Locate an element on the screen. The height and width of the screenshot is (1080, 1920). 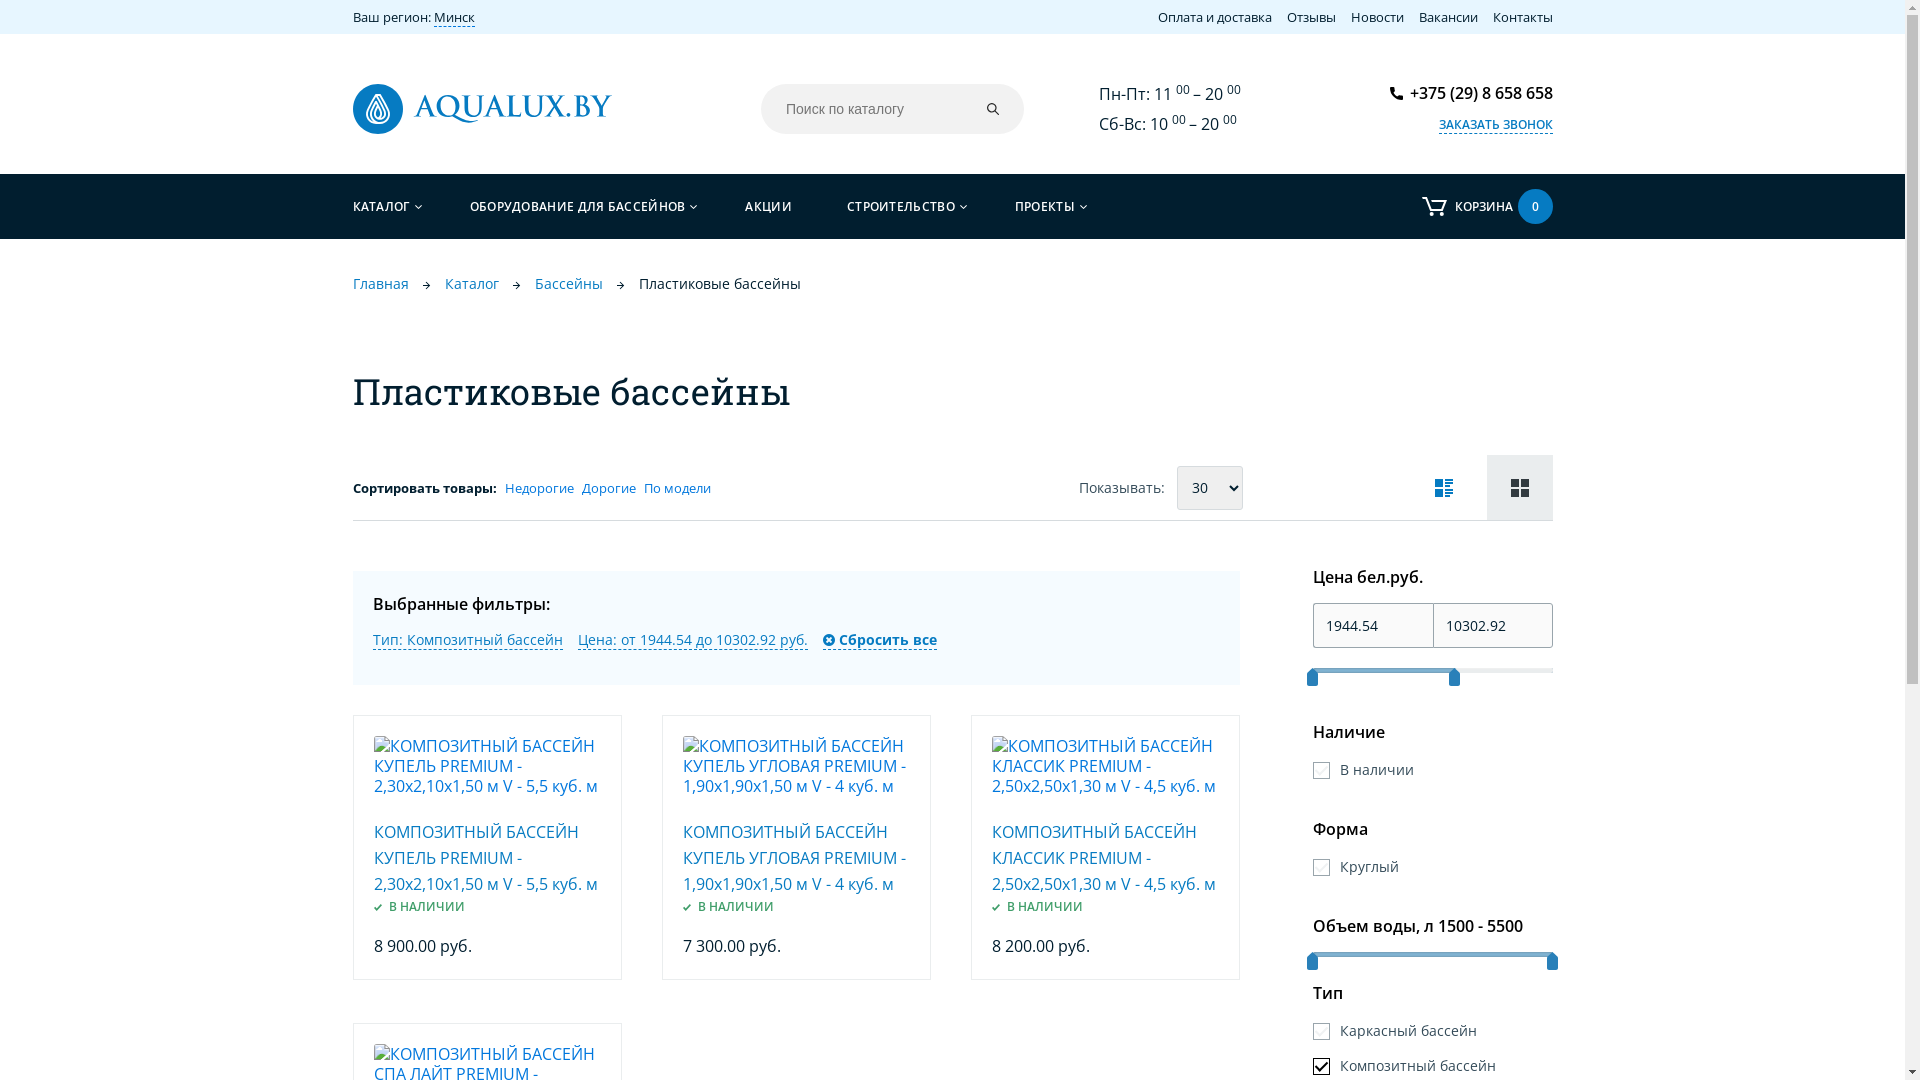
'+375 (29) 8 658 658' is located at coordinates (1471, 92).